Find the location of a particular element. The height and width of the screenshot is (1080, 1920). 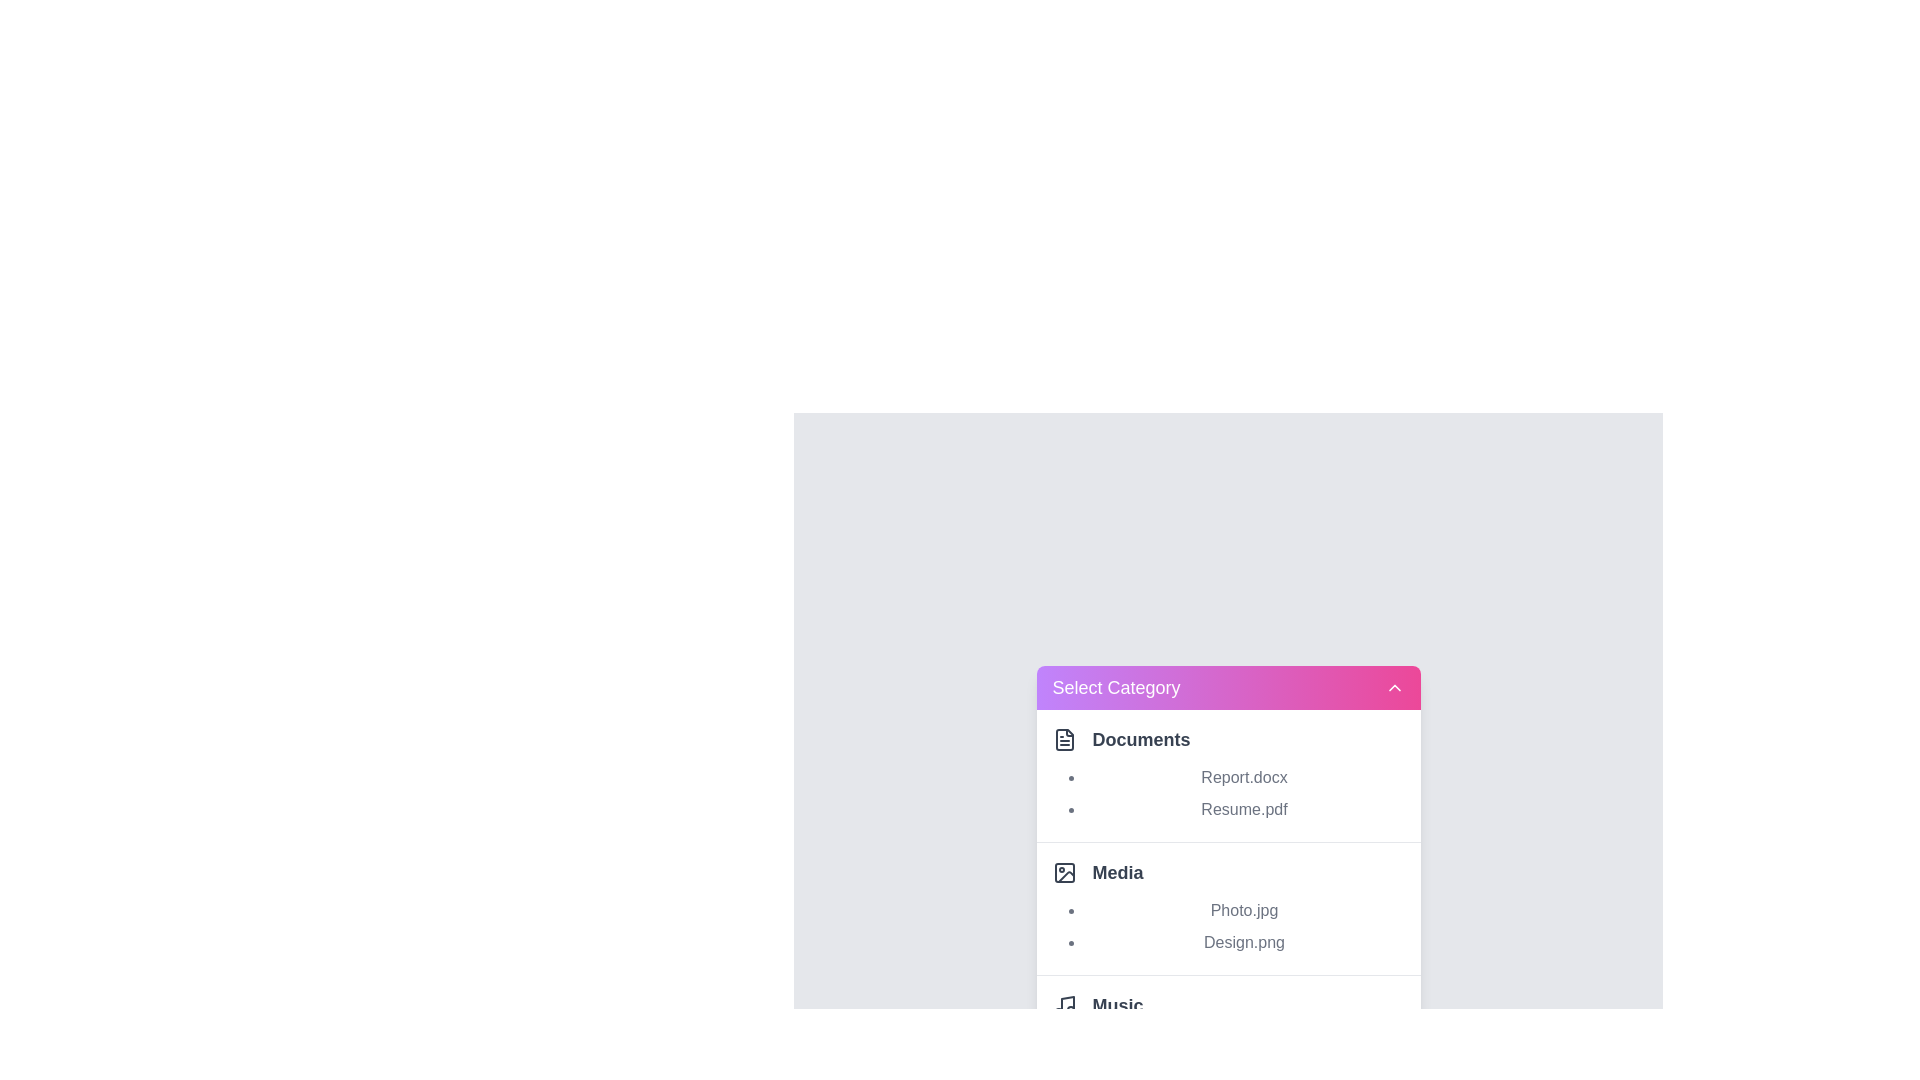

the small SVG musical note icon located to the left of the 'Music' text in the 'Select Category' panel under the 'Media' section is located at coordinates (1063, 1005).